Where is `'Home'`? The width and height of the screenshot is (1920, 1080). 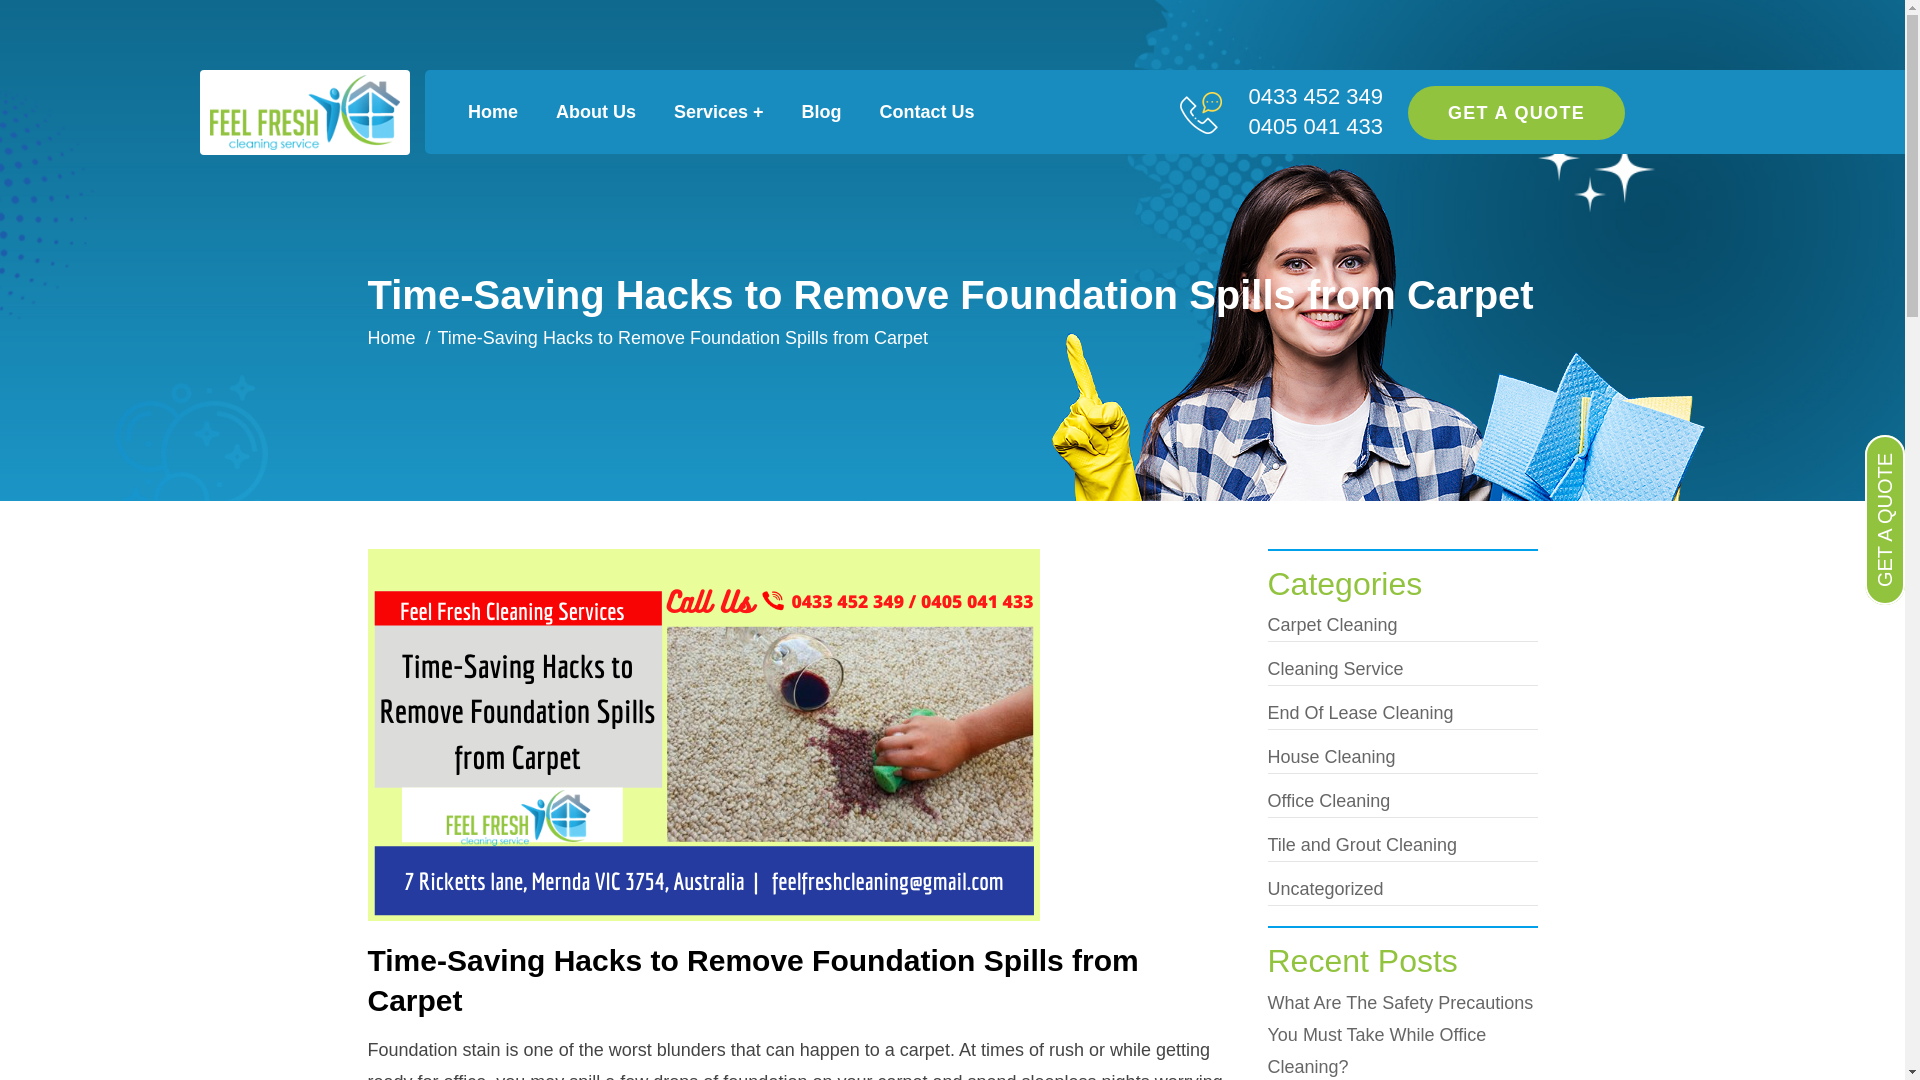 'Home' is located at coordinates (502, 111).